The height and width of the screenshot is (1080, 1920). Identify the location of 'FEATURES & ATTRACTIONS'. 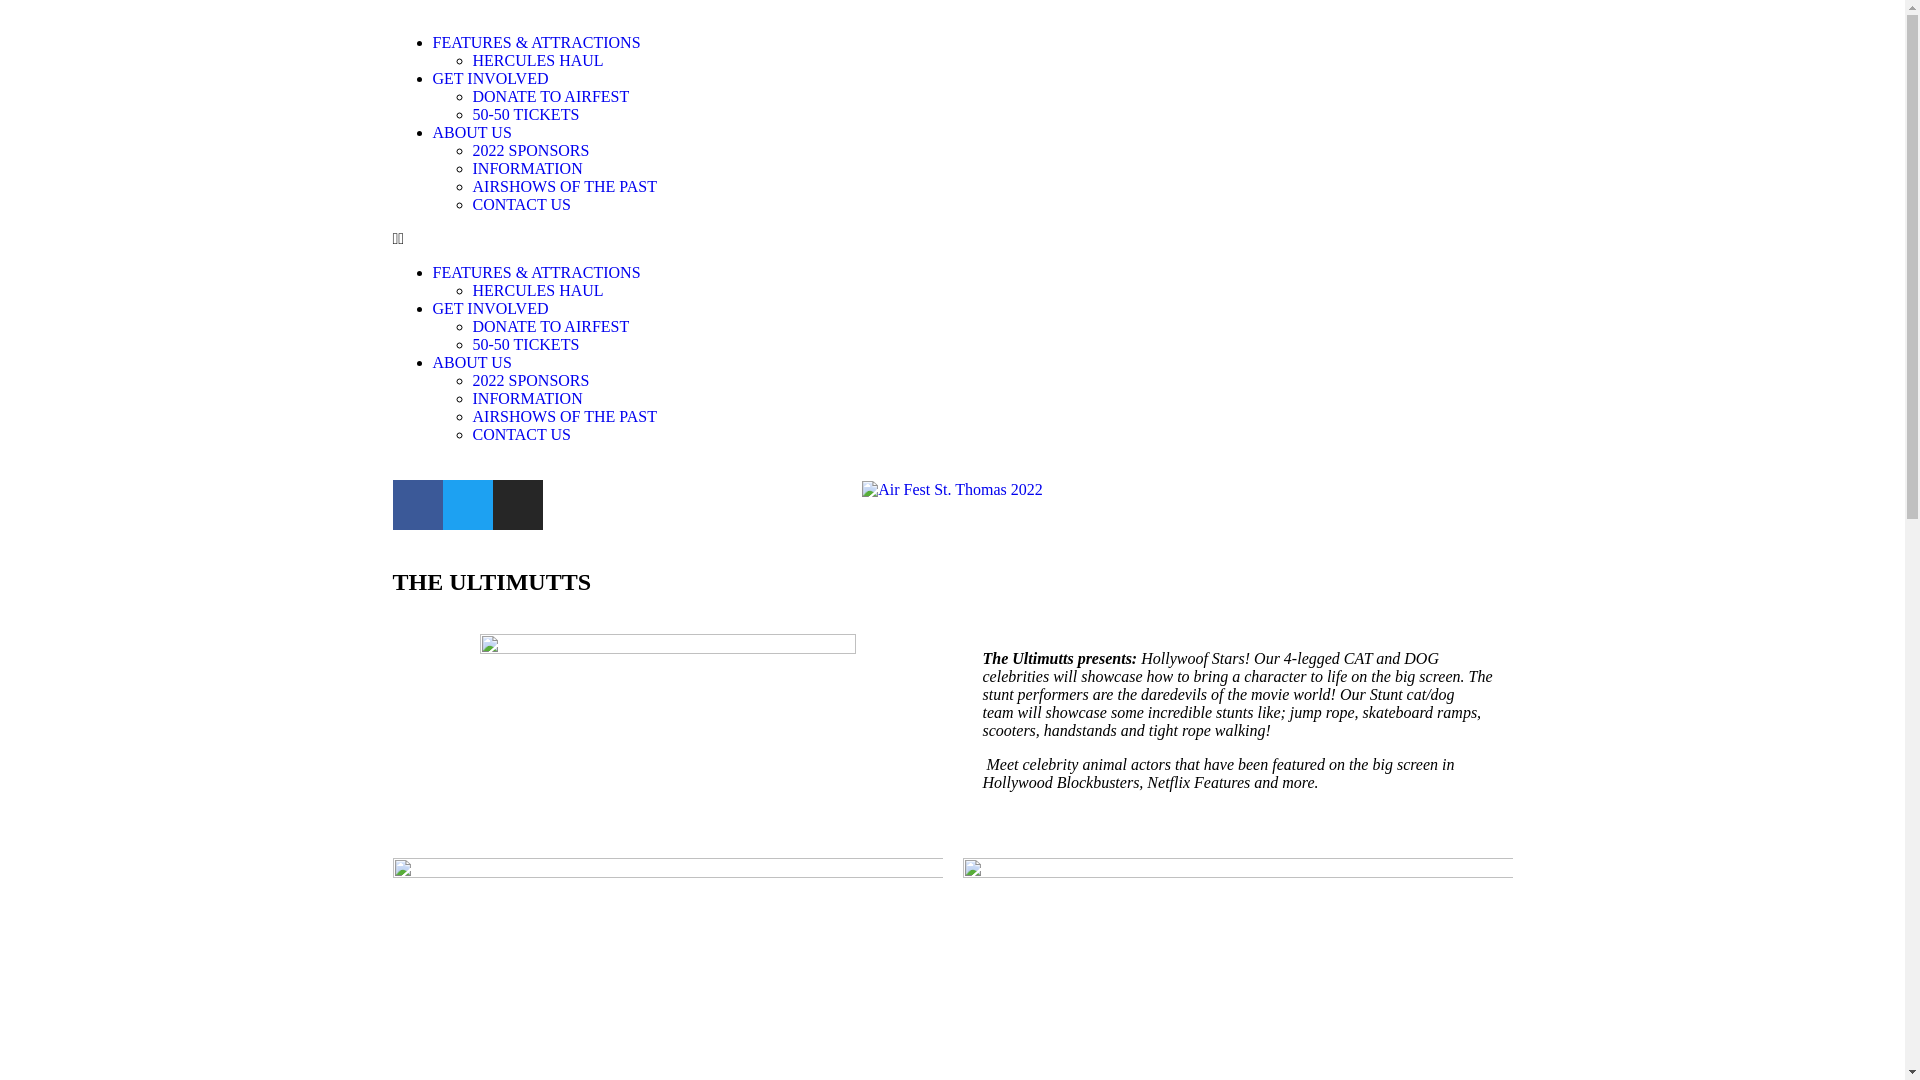
(536, 42).